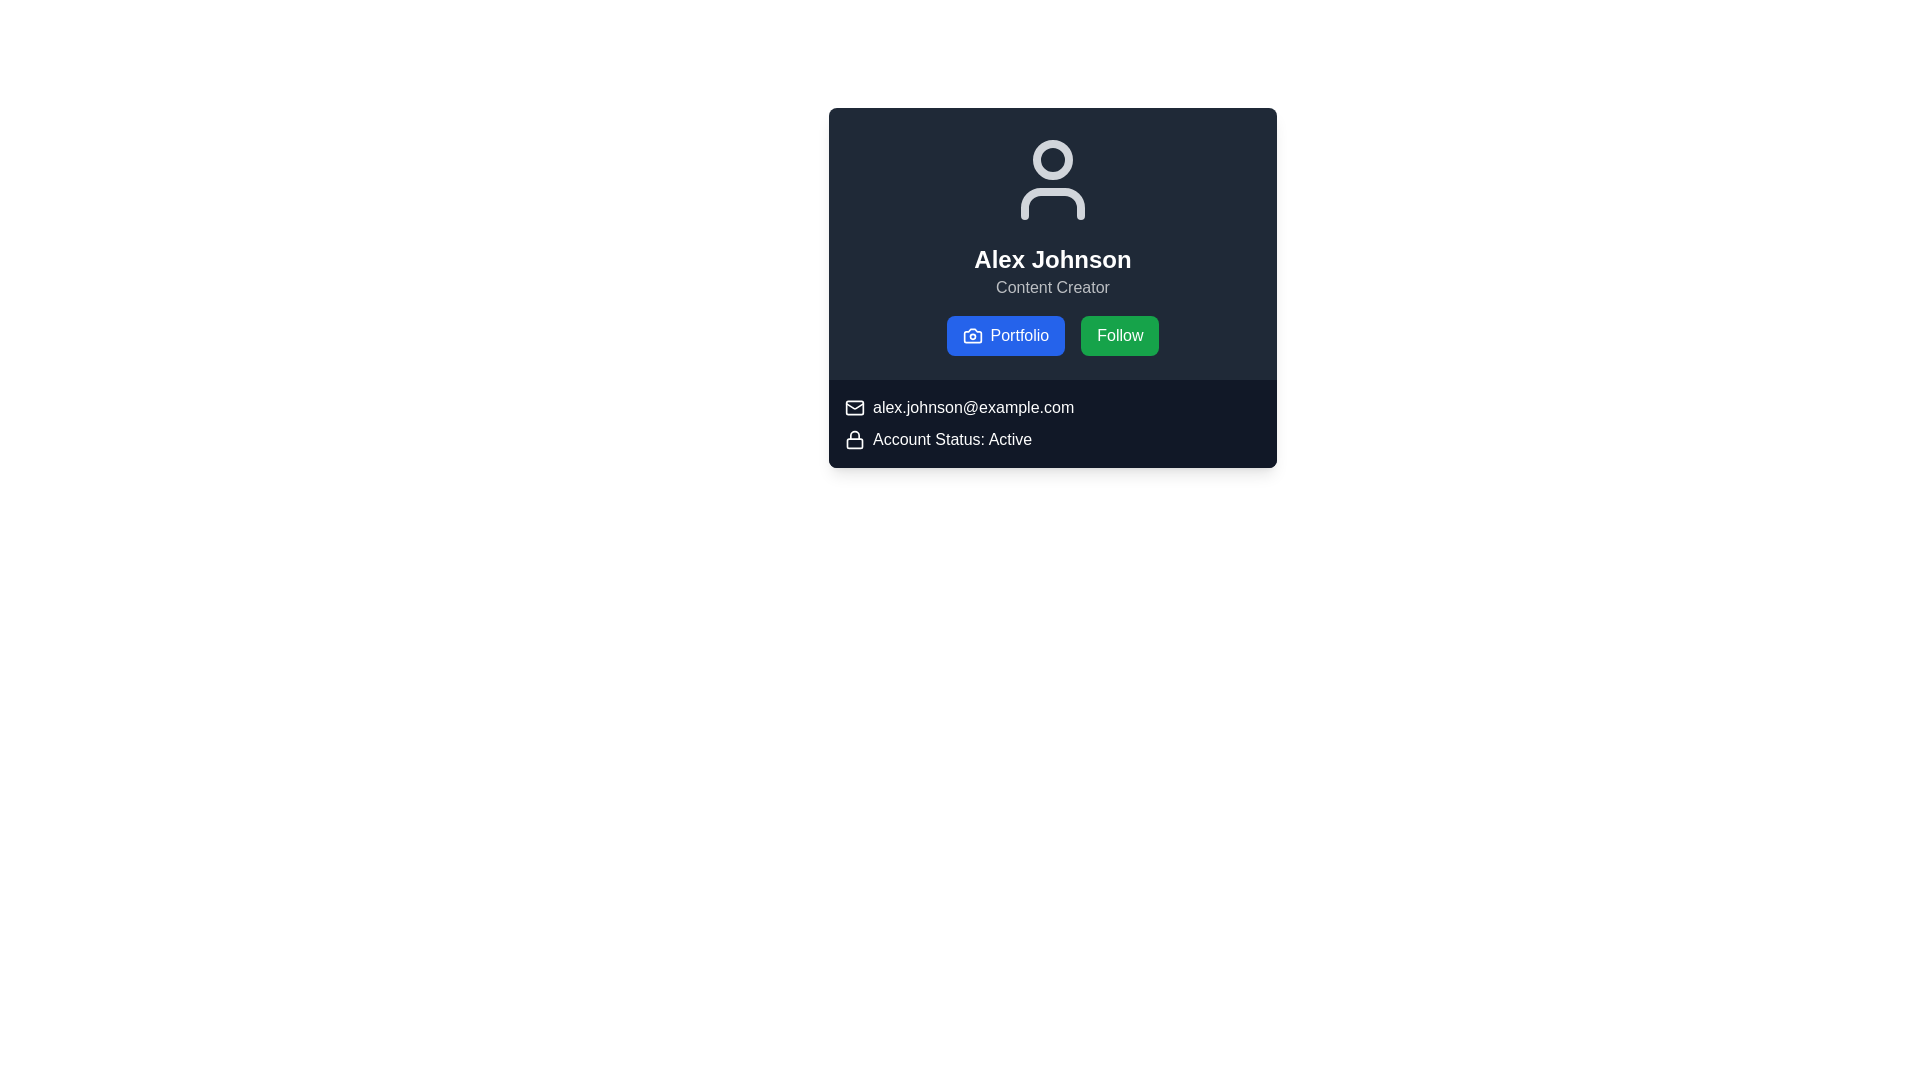  What do you see at coordinates (1005, 334) in the screenshot?
I see `the navigation button located in the top half of the profile card` at bounding box center [1005, 334].